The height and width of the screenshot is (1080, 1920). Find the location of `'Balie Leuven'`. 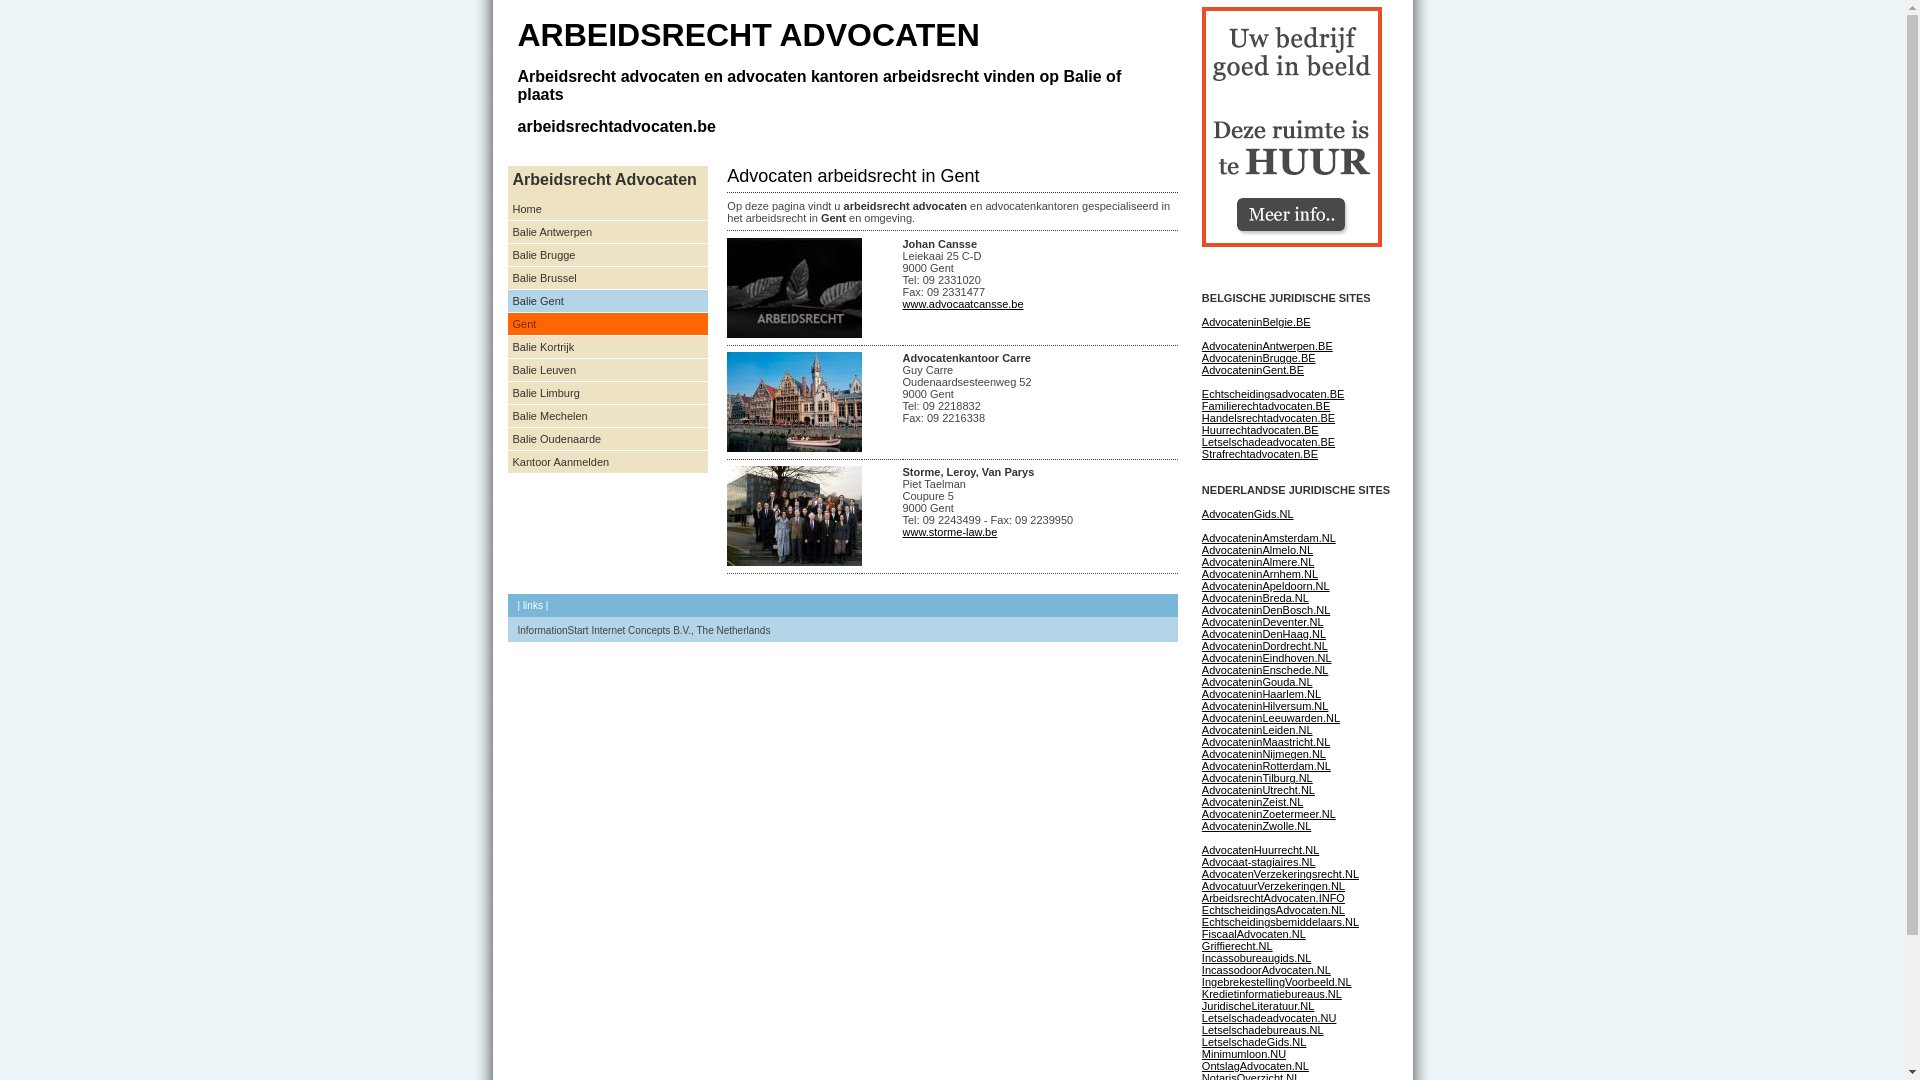

'Balie Leuven' is located at coordinates (607, 370).